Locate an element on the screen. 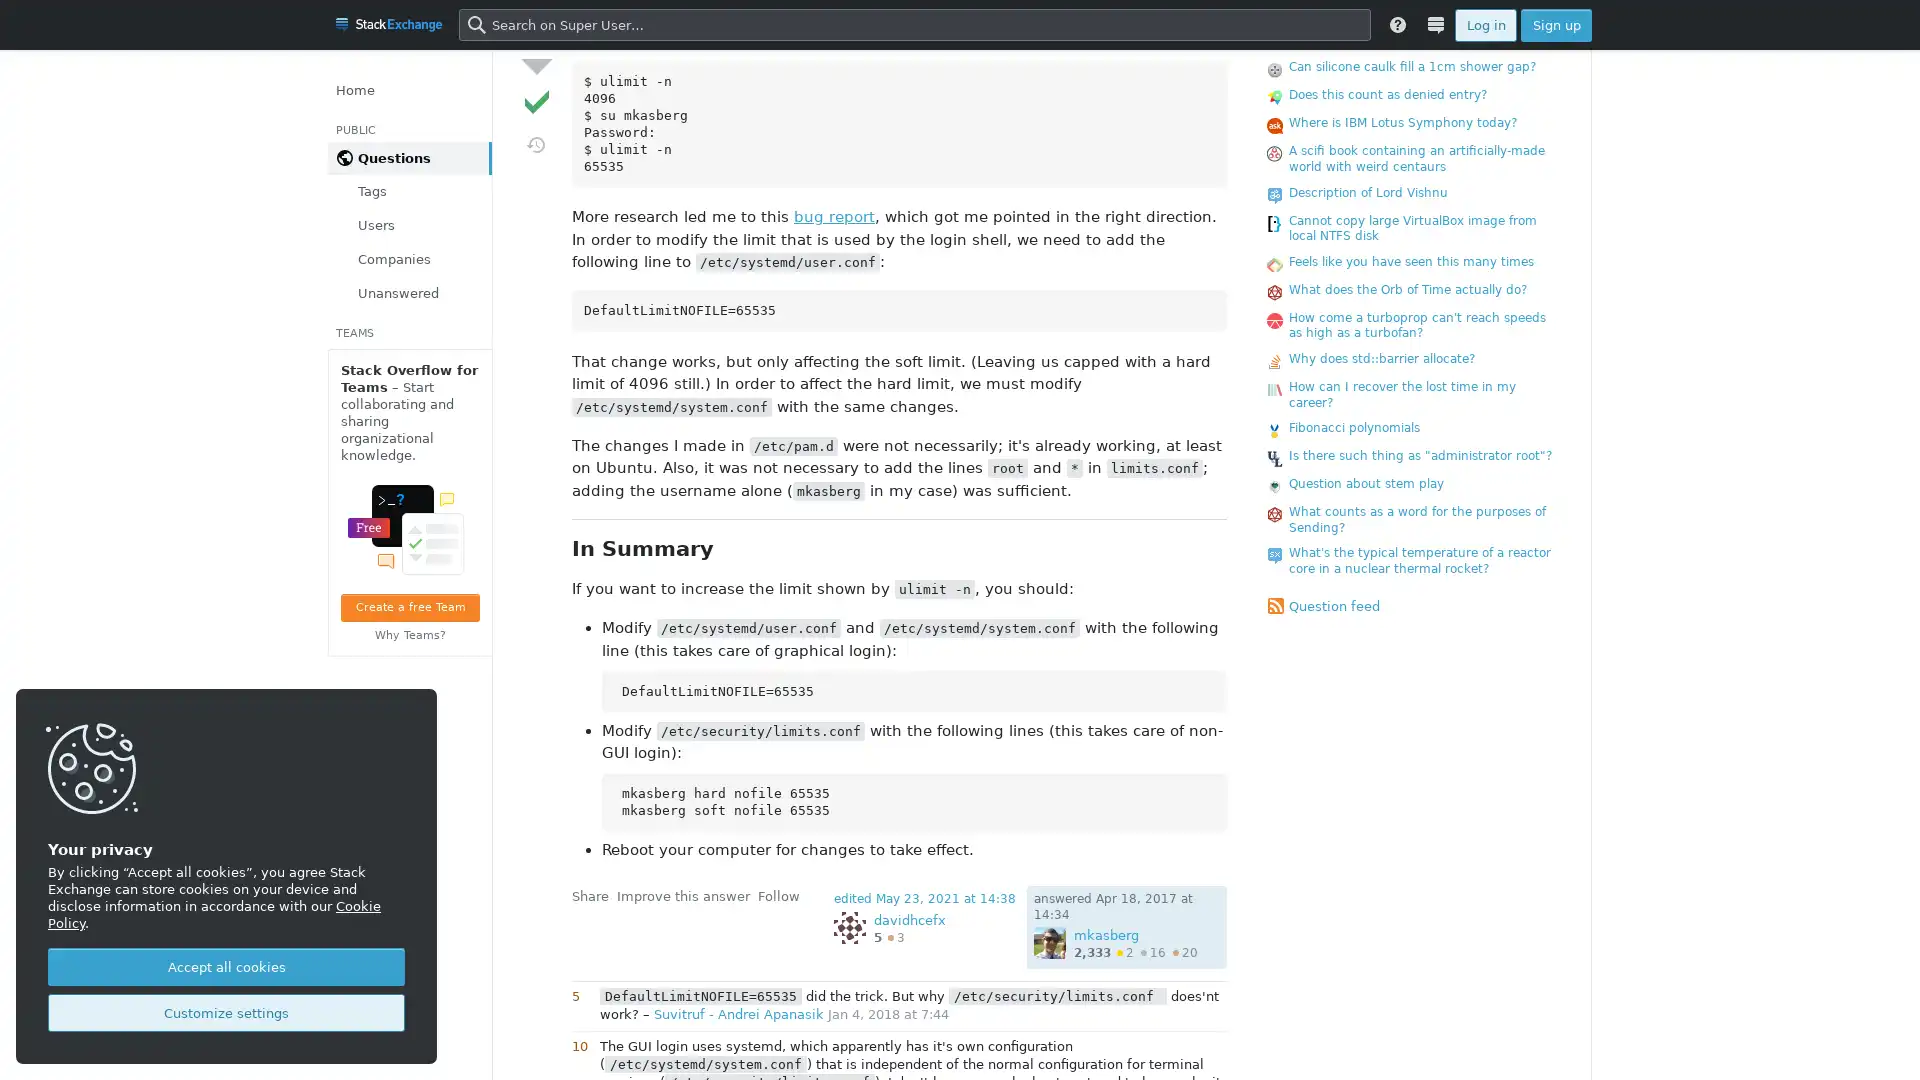 Image resolution: width=1920 pixels, height=1080 pixels. Down vote is located at coordinates (536, 64).